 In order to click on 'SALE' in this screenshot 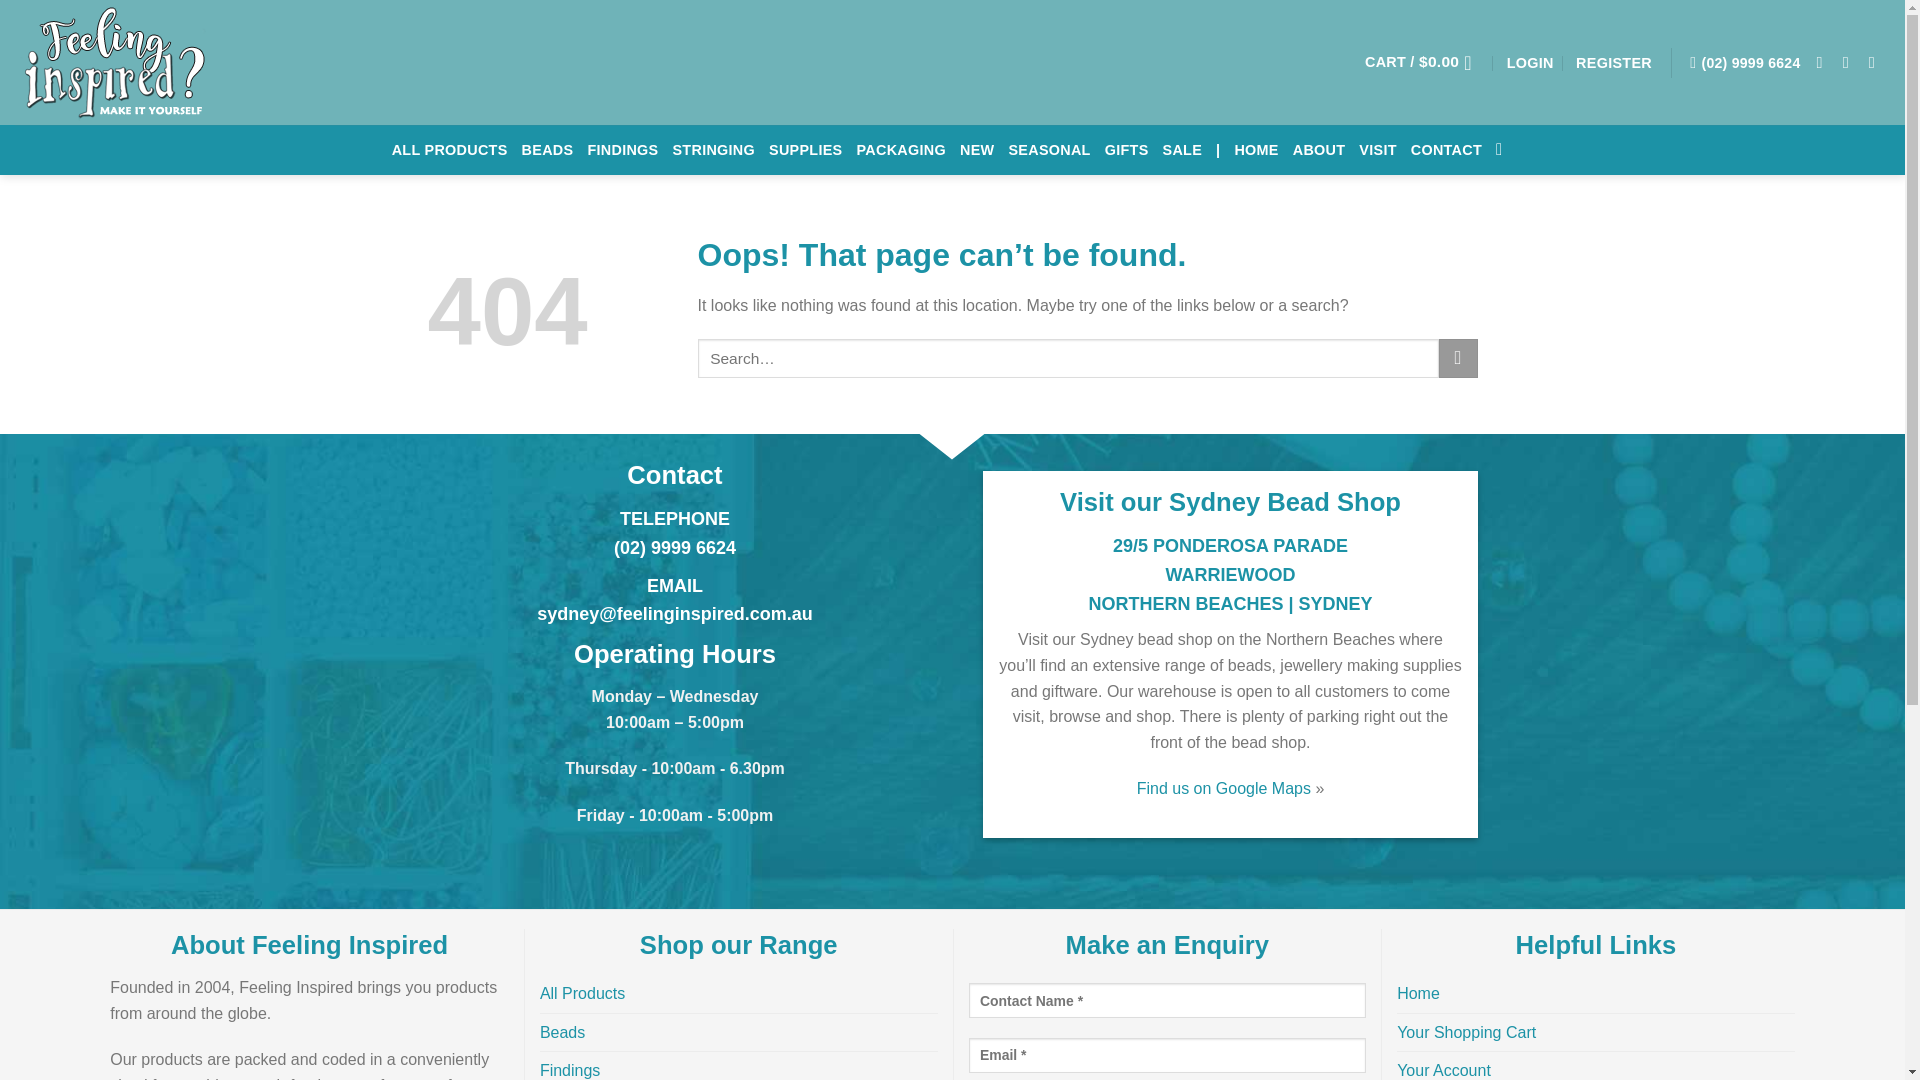, I will do `click(1182, 149)`.